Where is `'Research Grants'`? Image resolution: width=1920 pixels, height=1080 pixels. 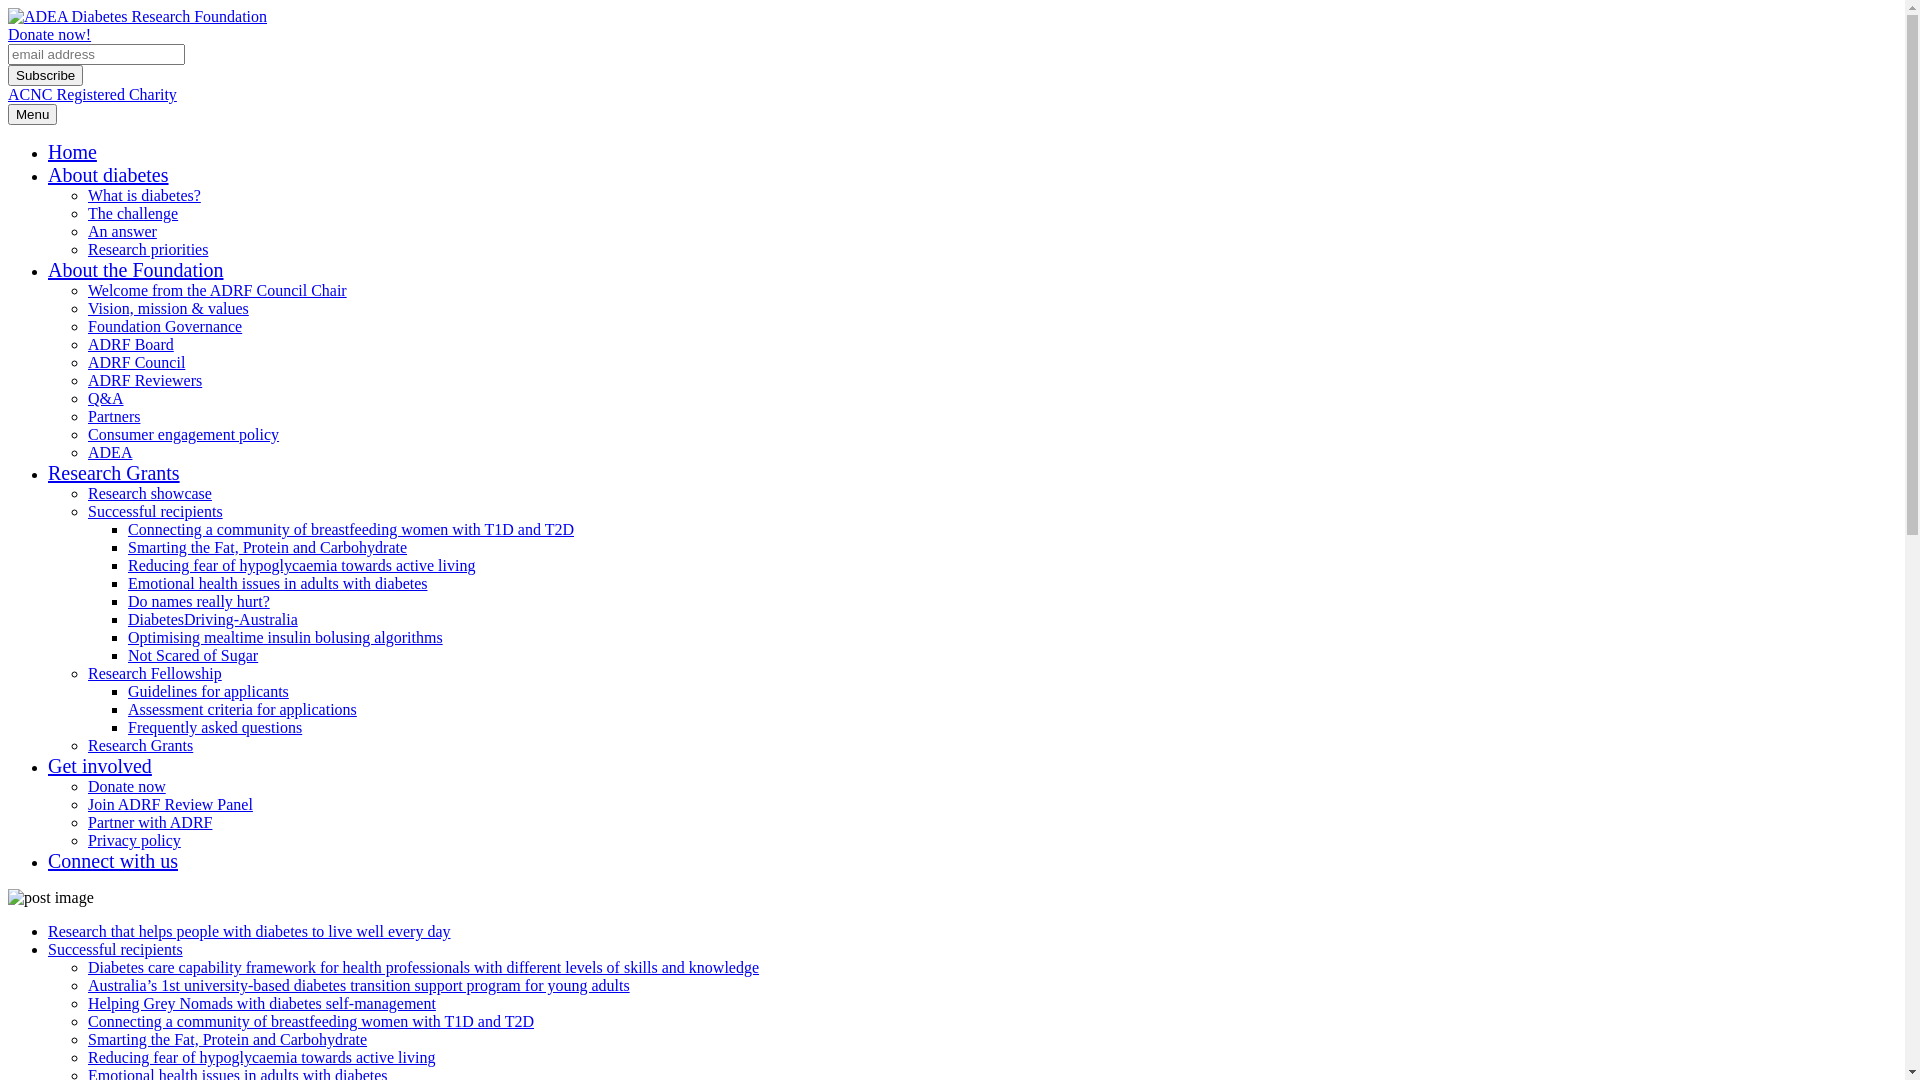 'Research Grants' is located at coordinates (139, 745).